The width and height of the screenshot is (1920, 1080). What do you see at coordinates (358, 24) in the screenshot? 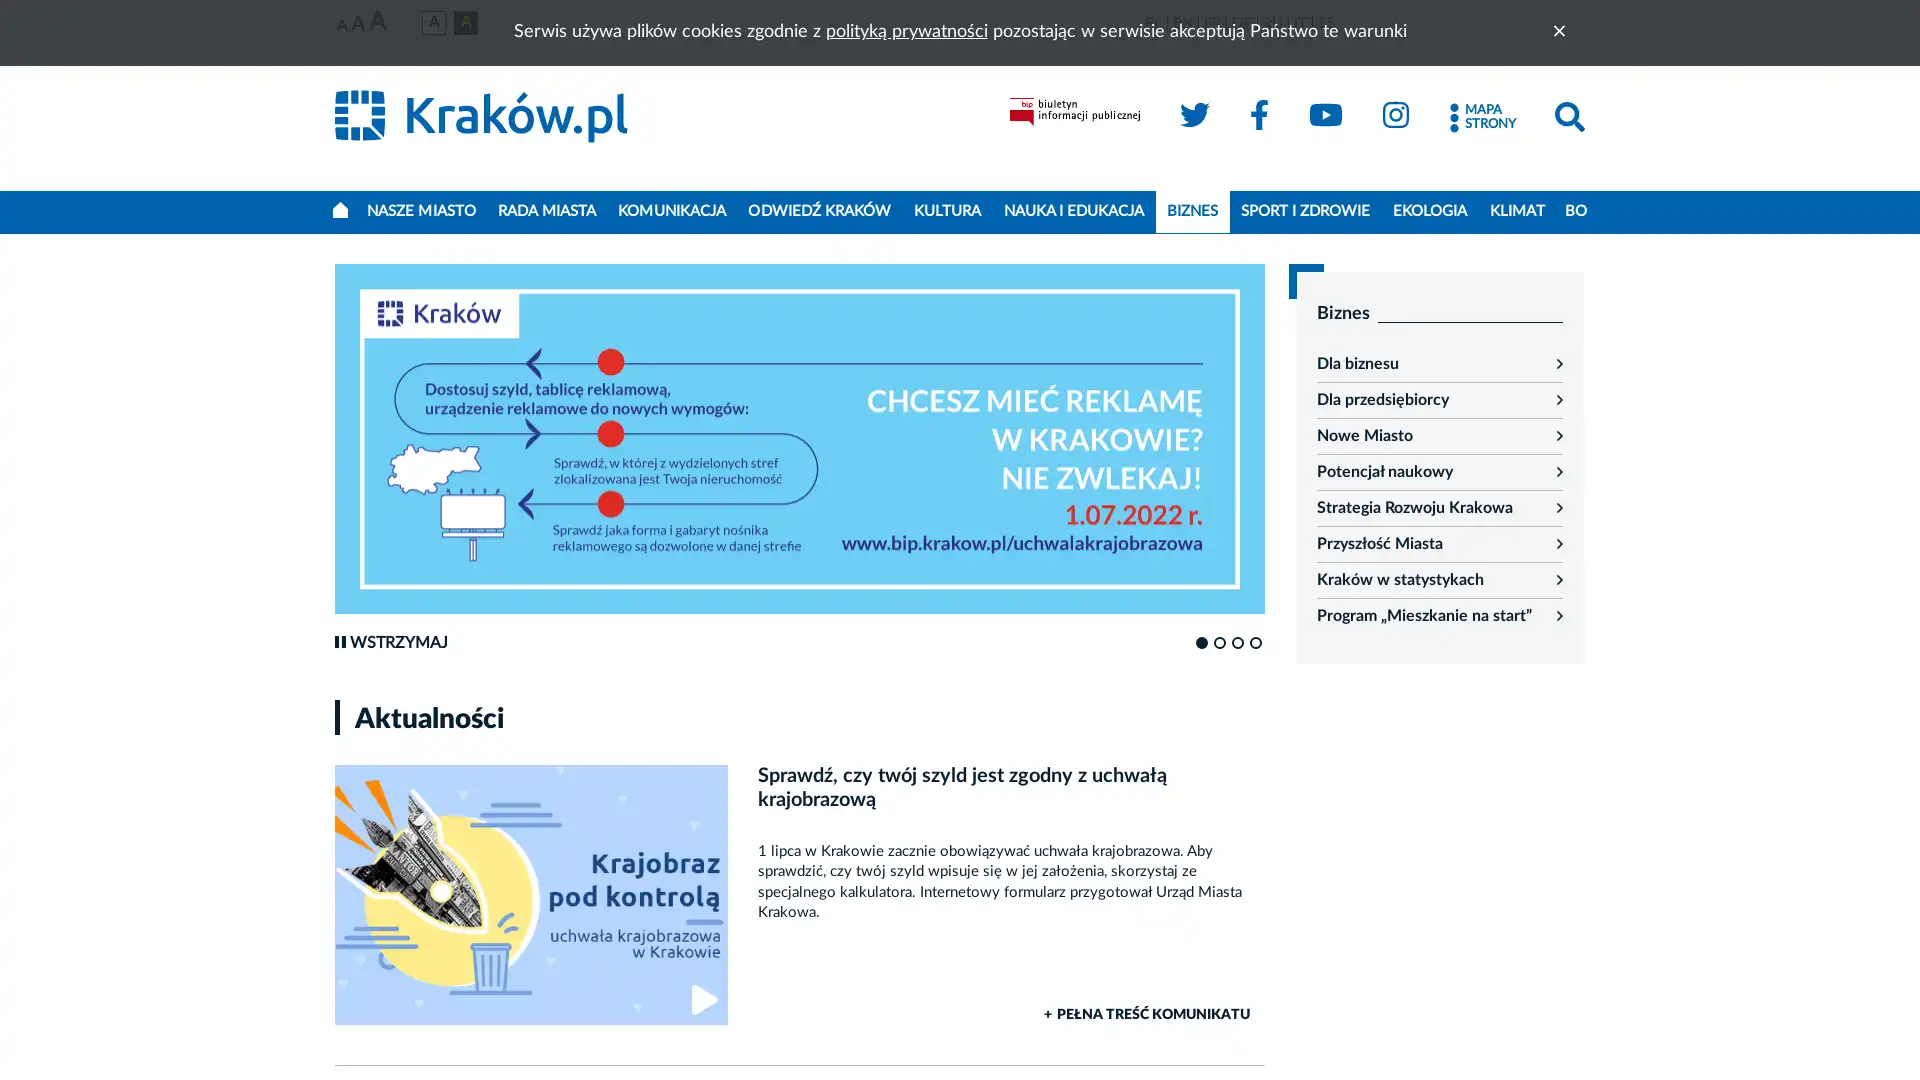
I see `Srednia czcionka` at bounding box center [358, 24].